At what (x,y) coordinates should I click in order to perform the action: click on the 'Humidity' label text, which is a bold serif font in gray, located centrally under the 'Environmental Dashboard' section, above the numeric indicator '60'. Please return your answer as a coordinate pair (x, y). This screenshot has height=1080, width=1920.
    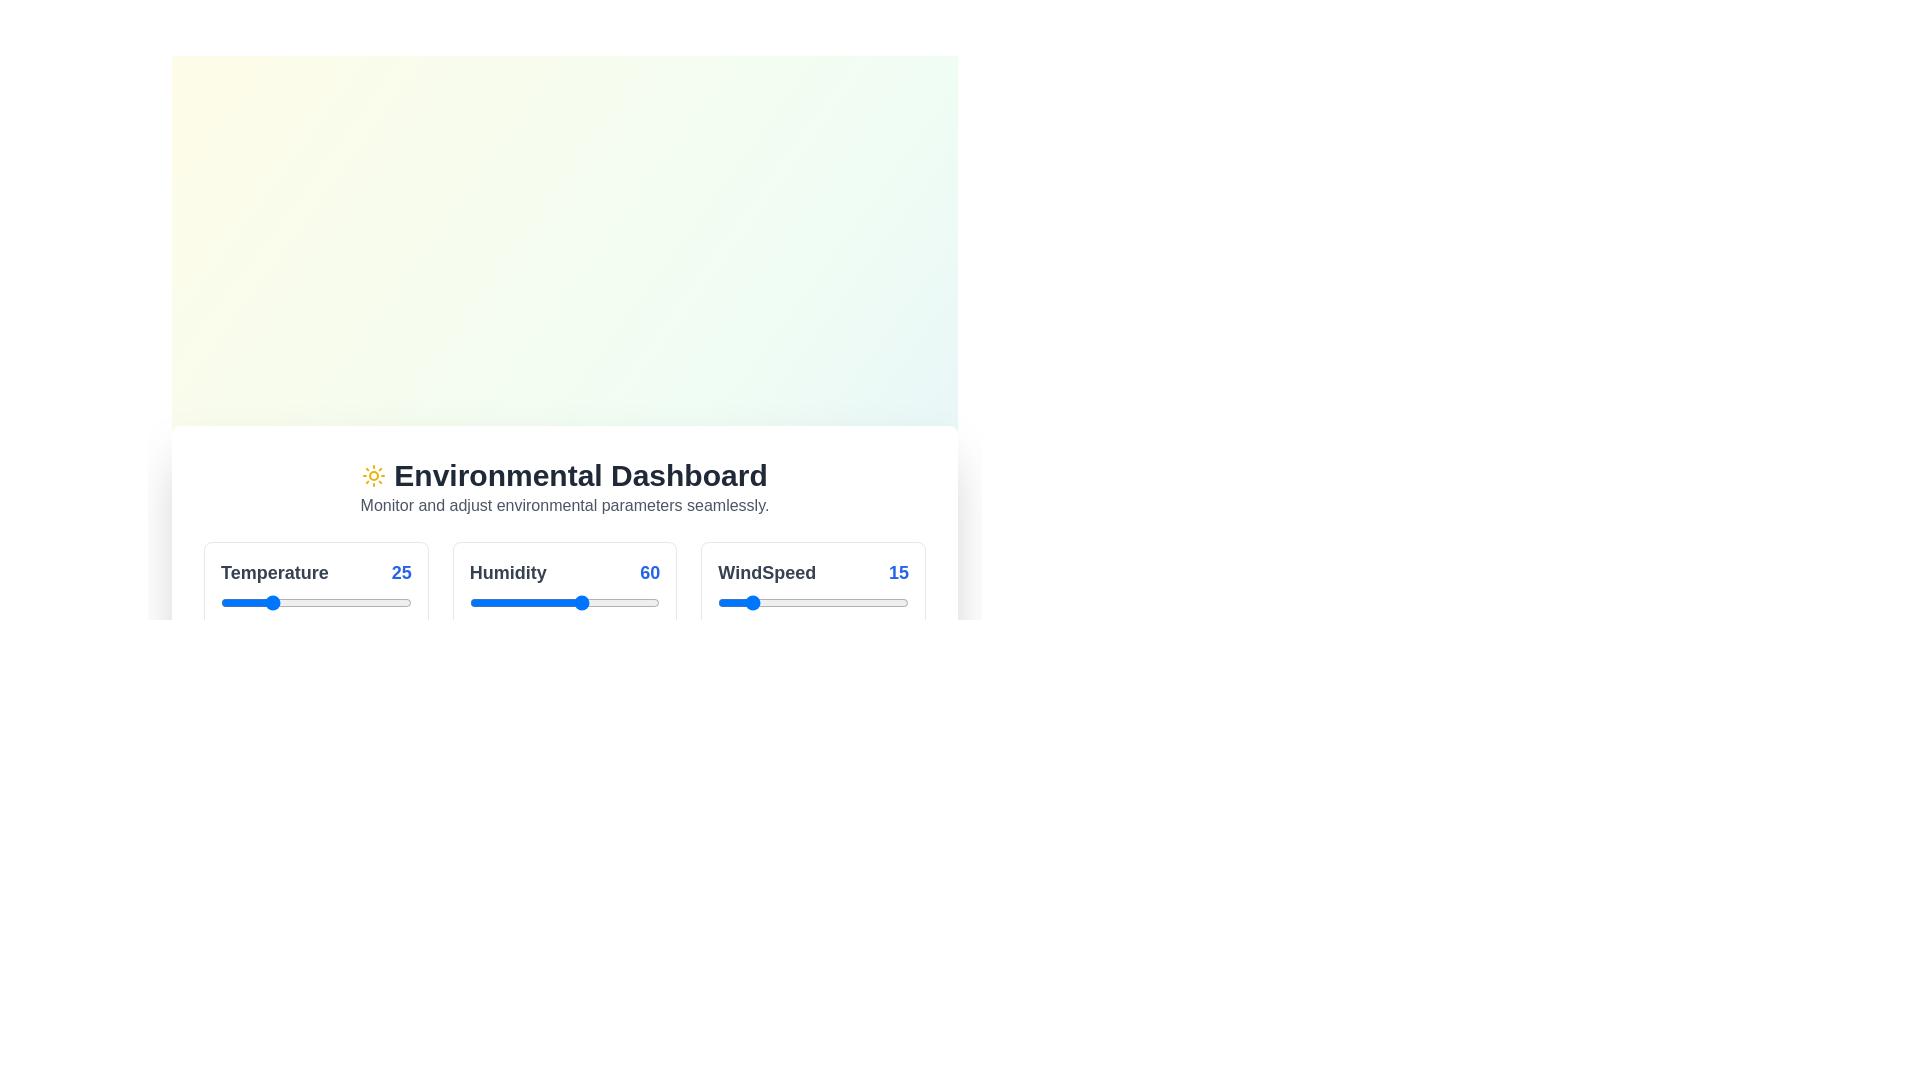
    Looking at the image, I should click on (508, 572).